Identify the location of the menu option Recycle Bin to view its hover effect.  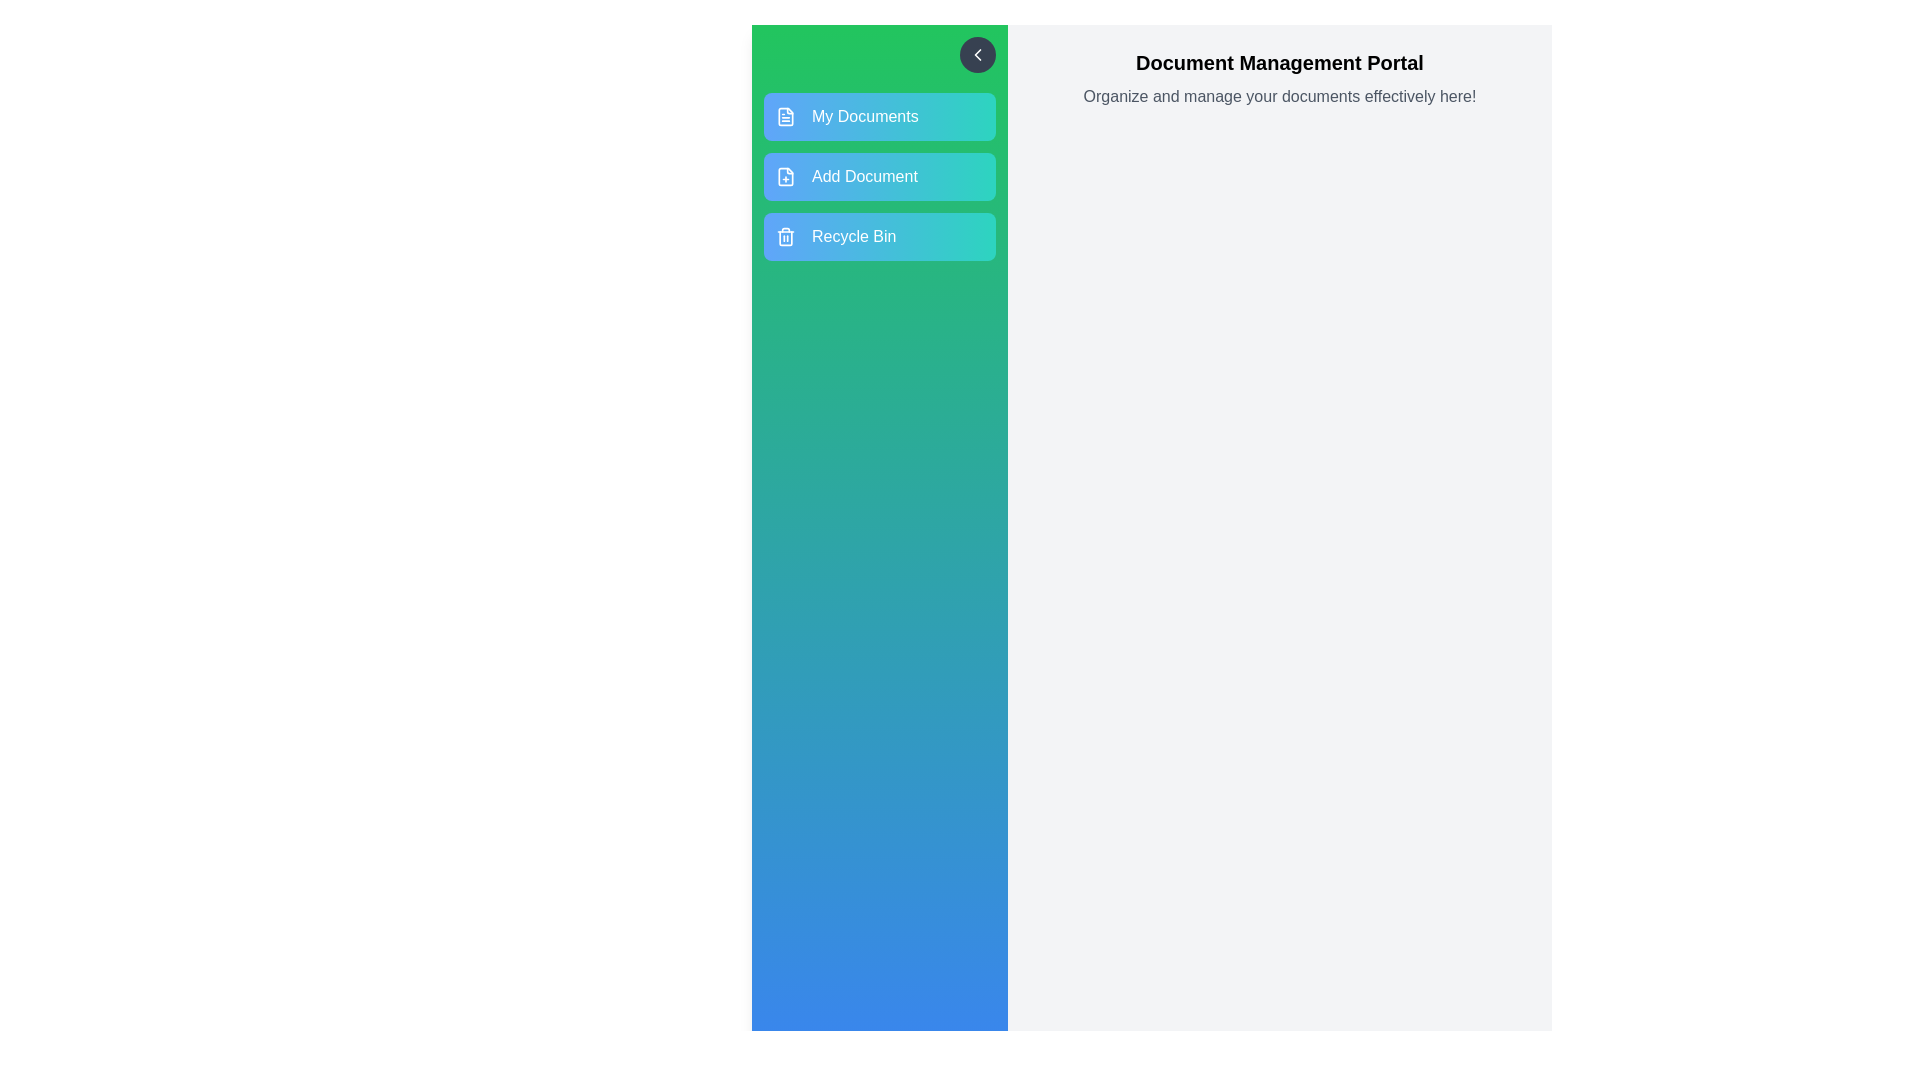
(879, 235).